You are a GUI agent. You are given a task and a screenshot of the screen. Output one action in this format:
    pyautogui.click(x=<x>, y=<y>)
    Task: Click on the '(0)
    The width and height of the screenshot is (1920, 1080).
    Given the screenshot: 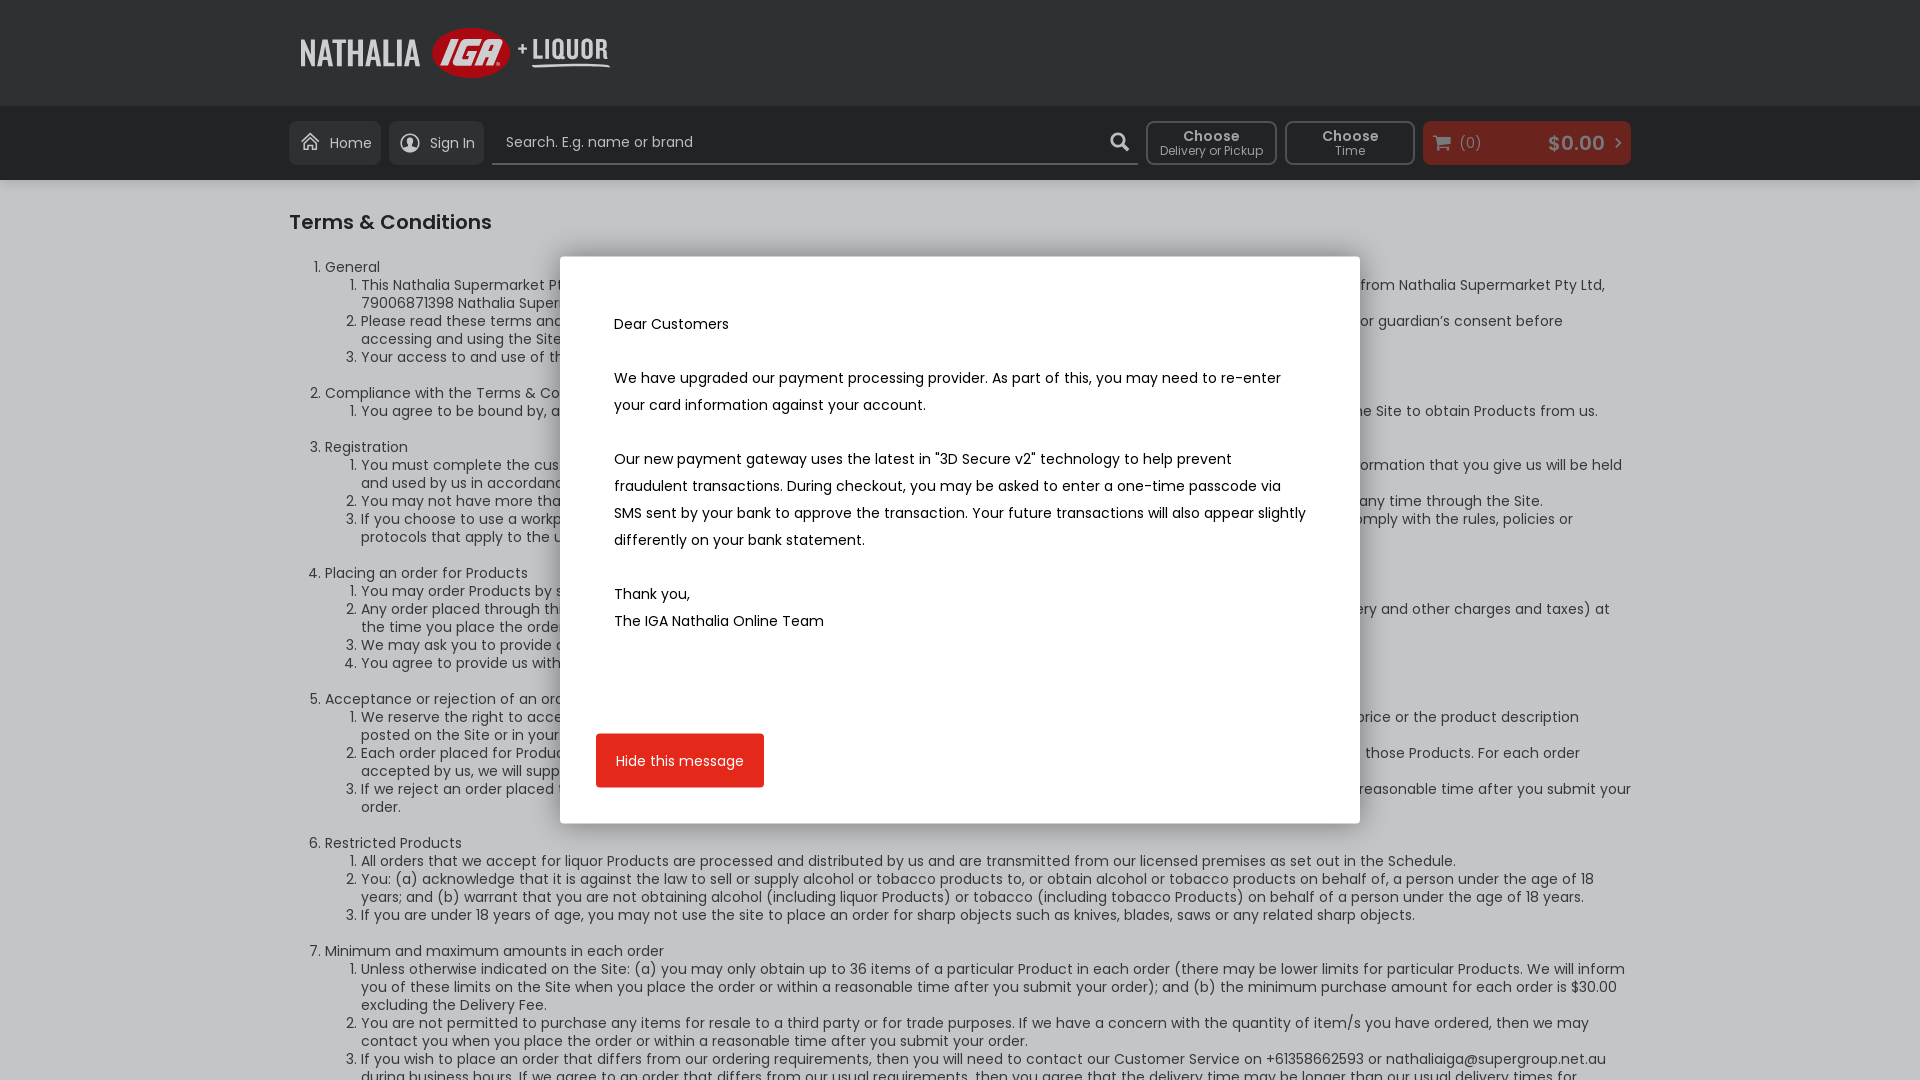 What is the action you would take?
    pyautogui.click(x=1421, y=141)
    